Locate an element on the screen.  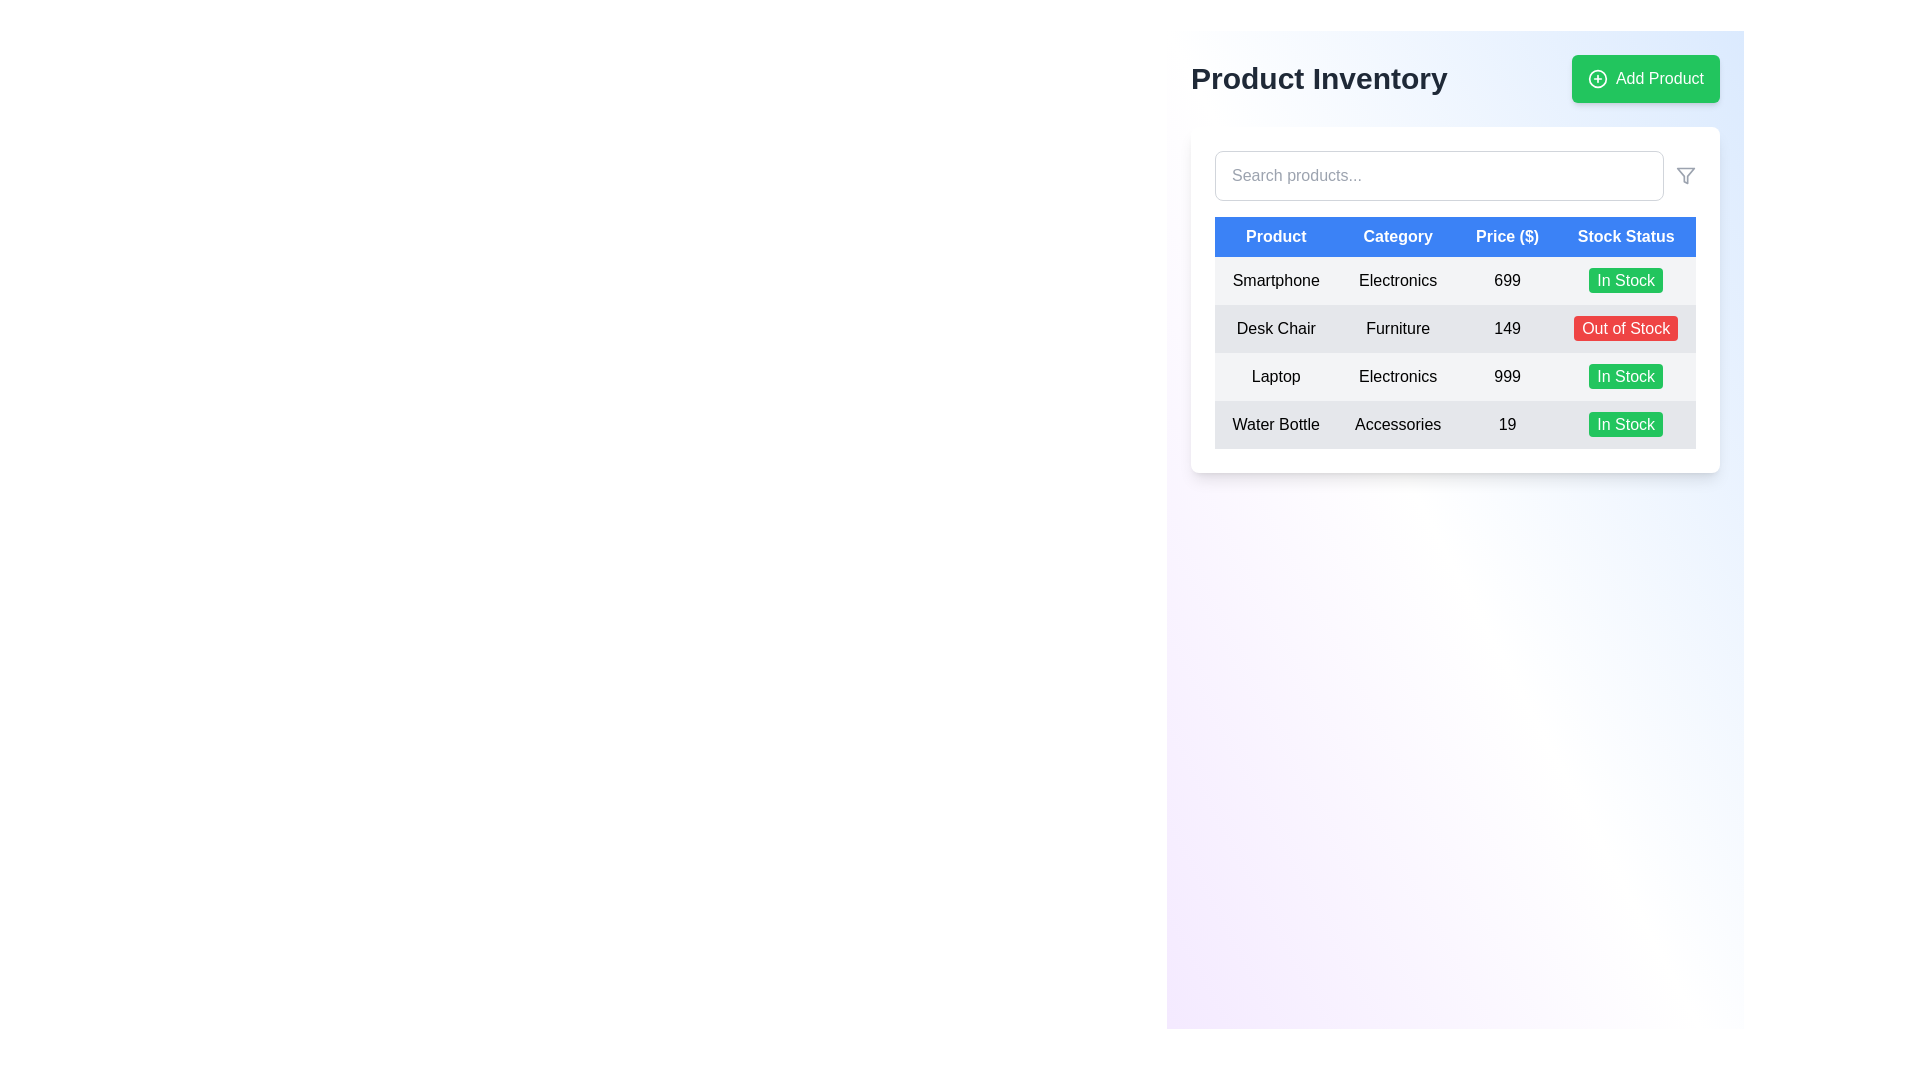
the green 'In Stock' status badge located in the rightmost column of the stock inventory table is located at coordinates (1626, 280).